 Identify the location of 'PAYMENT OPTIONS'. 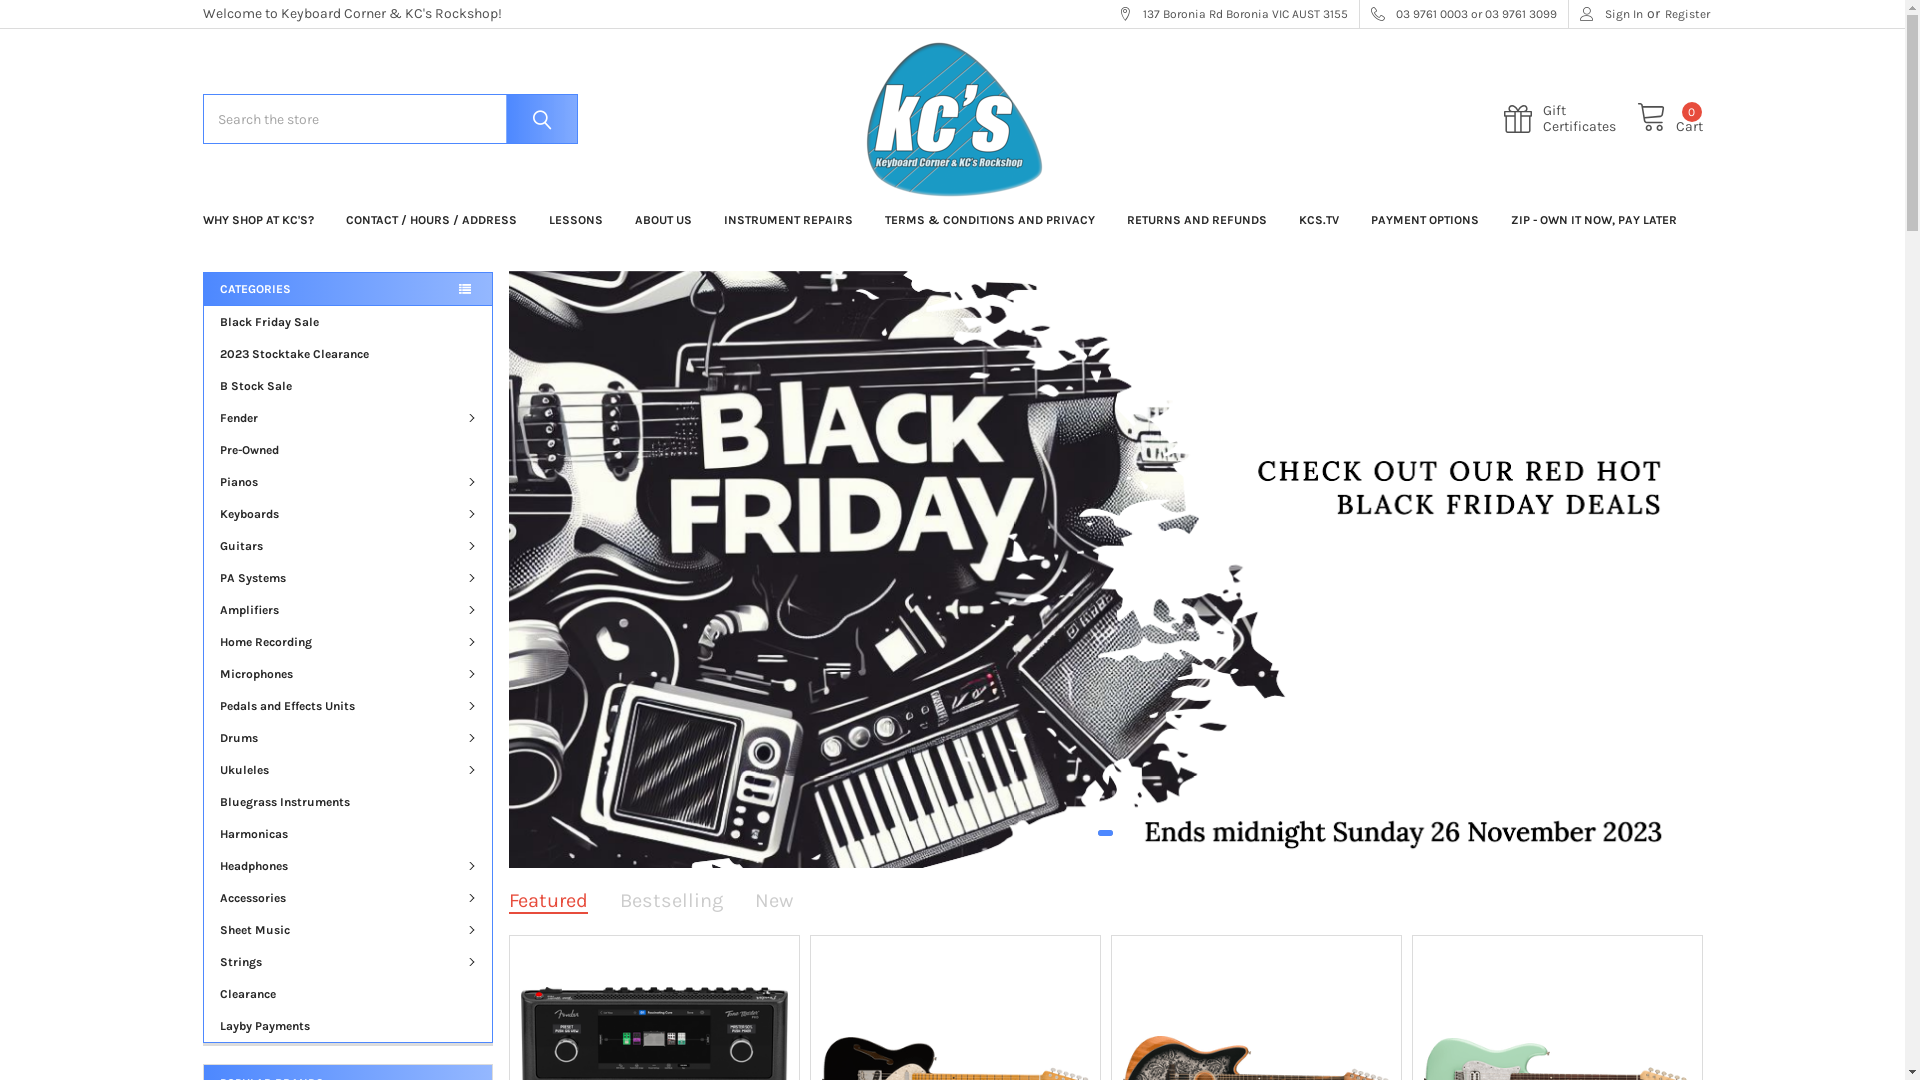
(1423, 219).